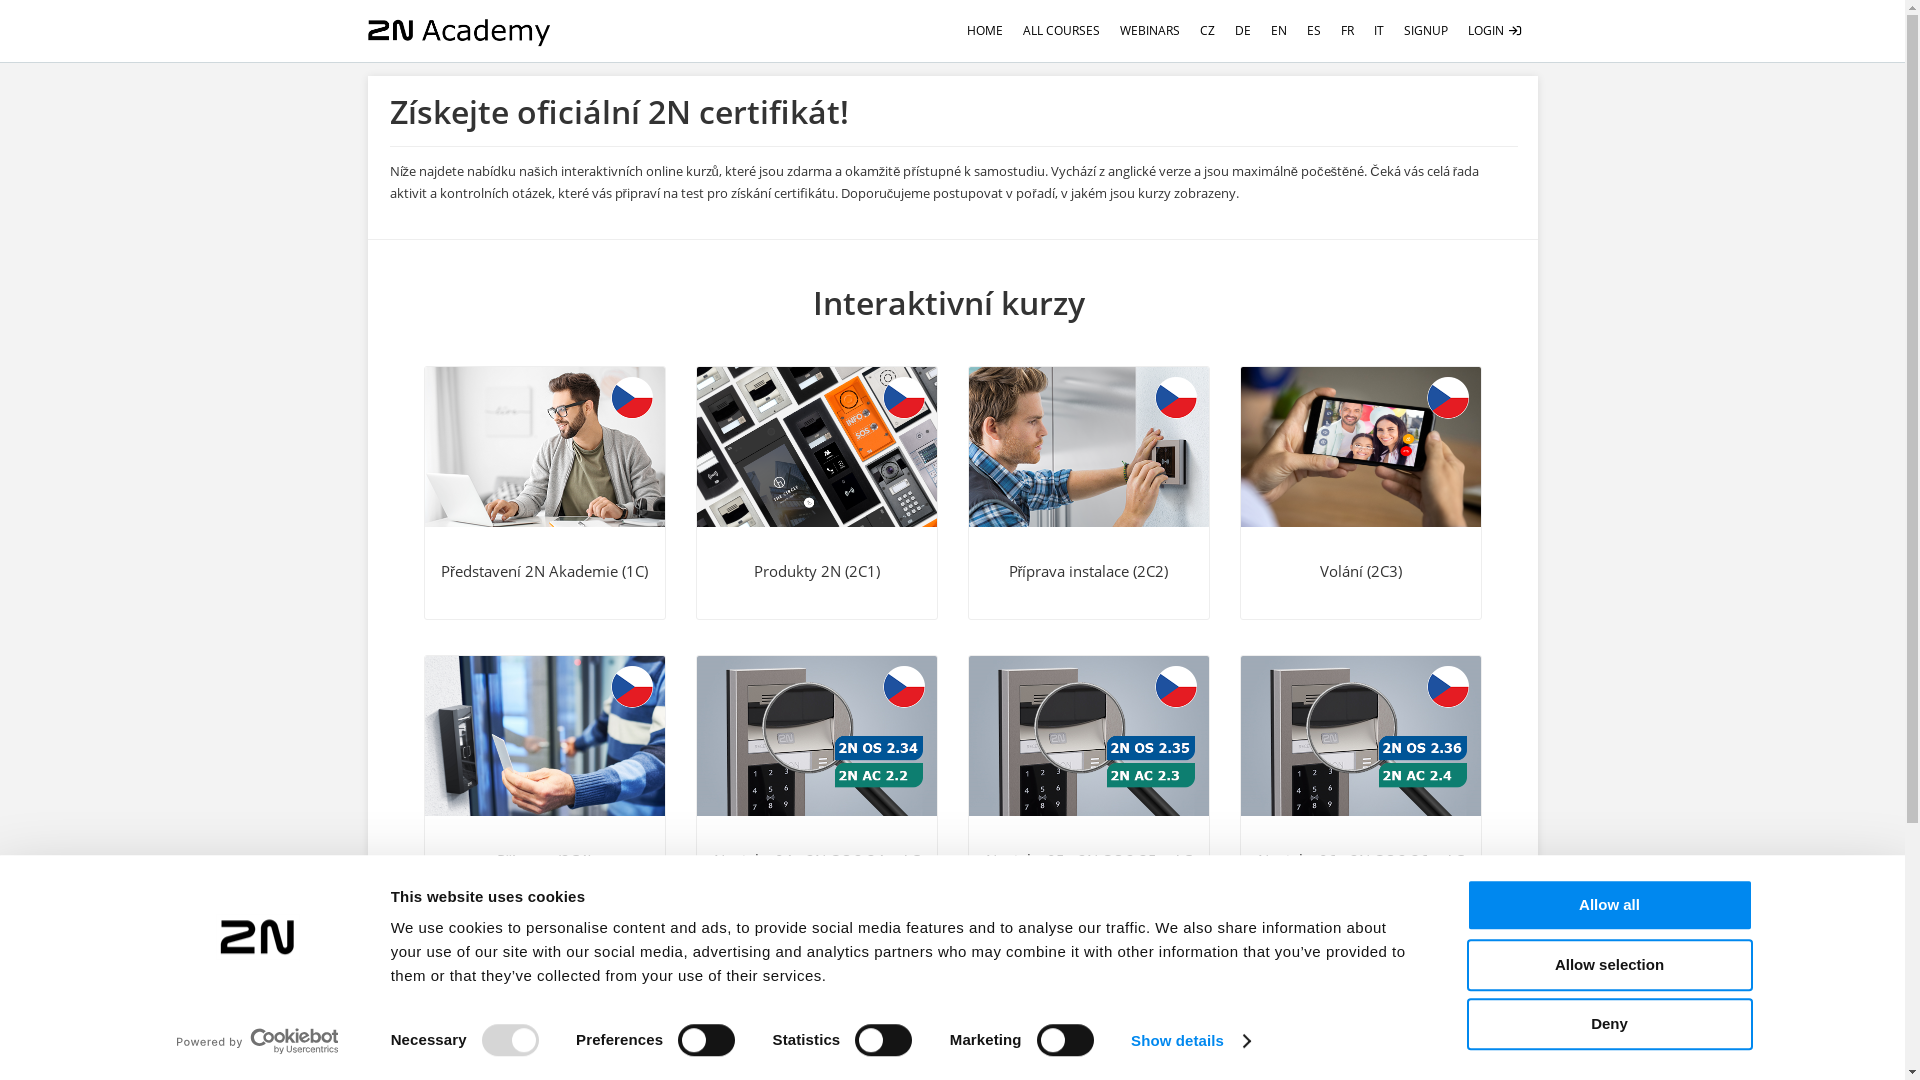  What do you see at coordinates (1150, 30) in the screenshot?
I see `'WEBINARS'` at bounding box center [1150, 30].